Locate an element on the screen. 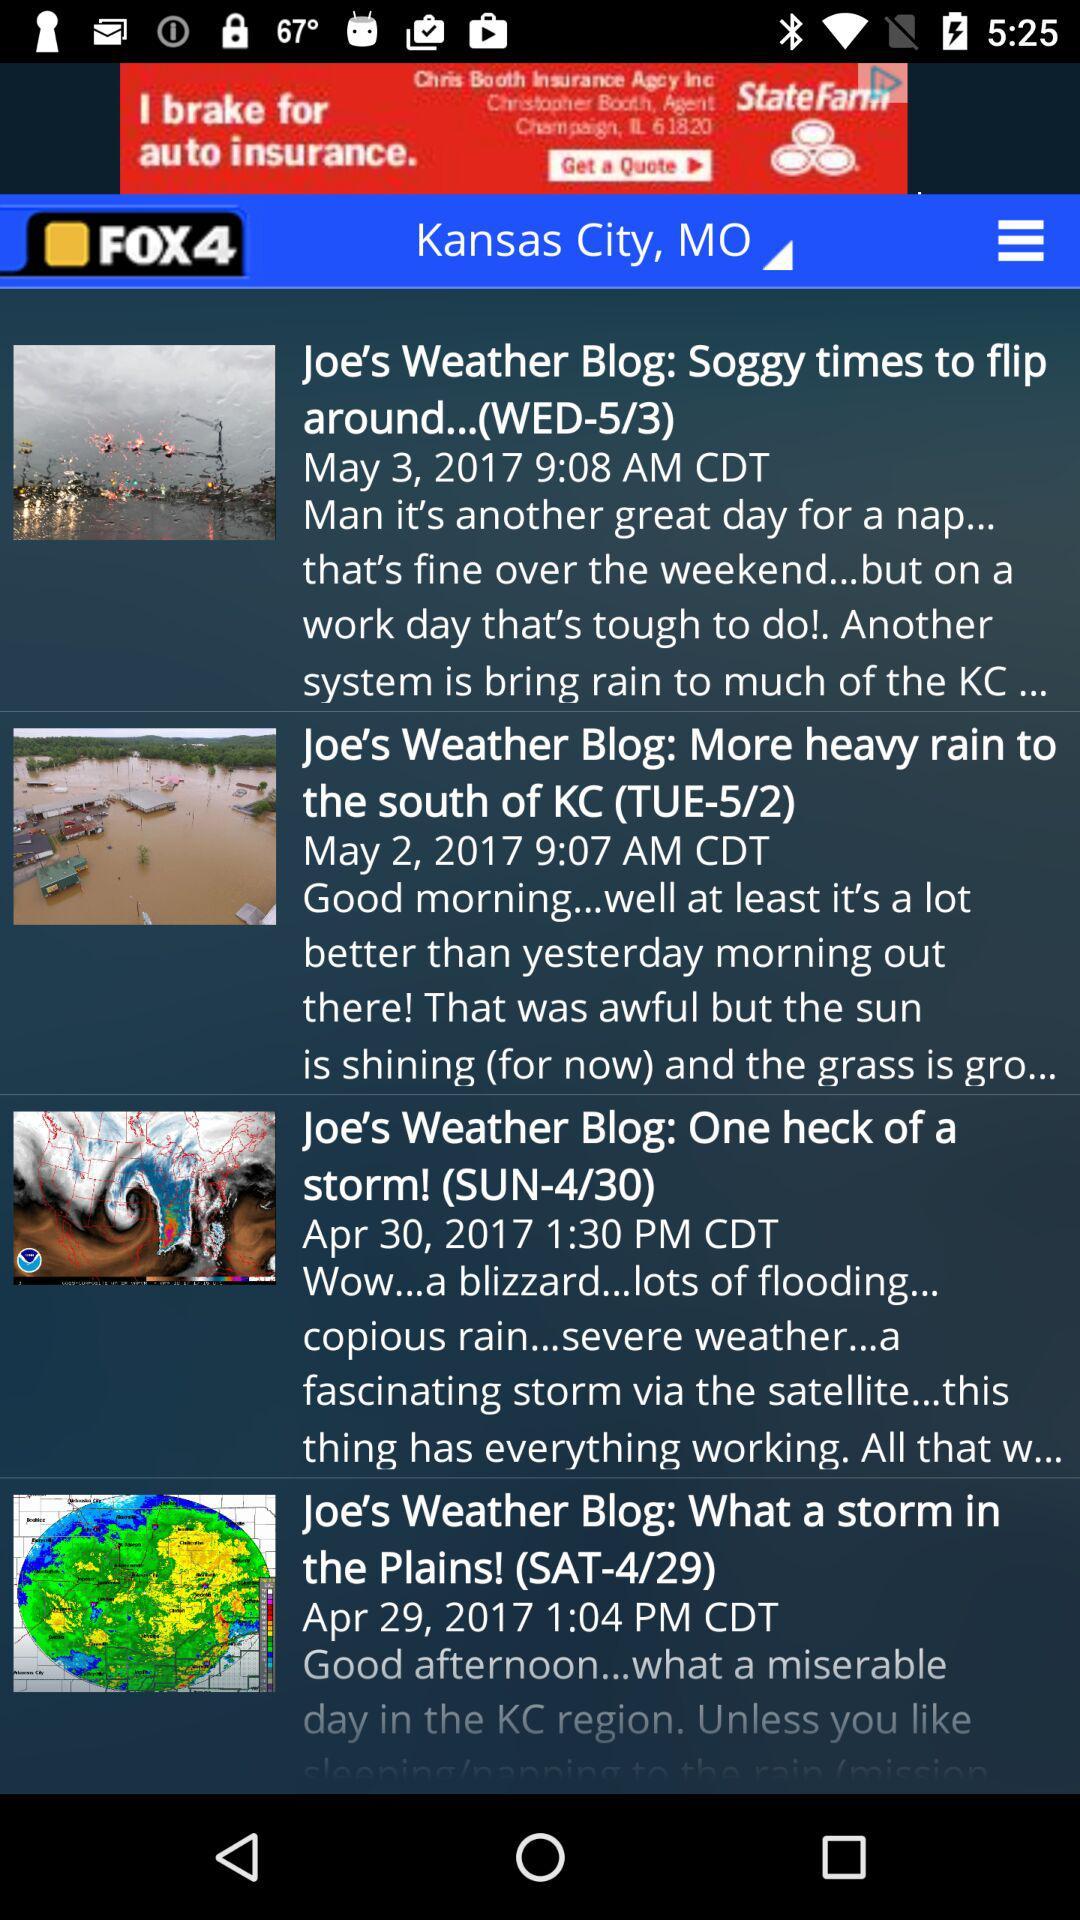 This screenshot has height=1920, width=1080. the image beside joes weather blog more heavy rain to the south of kctue52 is located at coordinates (144, 826).